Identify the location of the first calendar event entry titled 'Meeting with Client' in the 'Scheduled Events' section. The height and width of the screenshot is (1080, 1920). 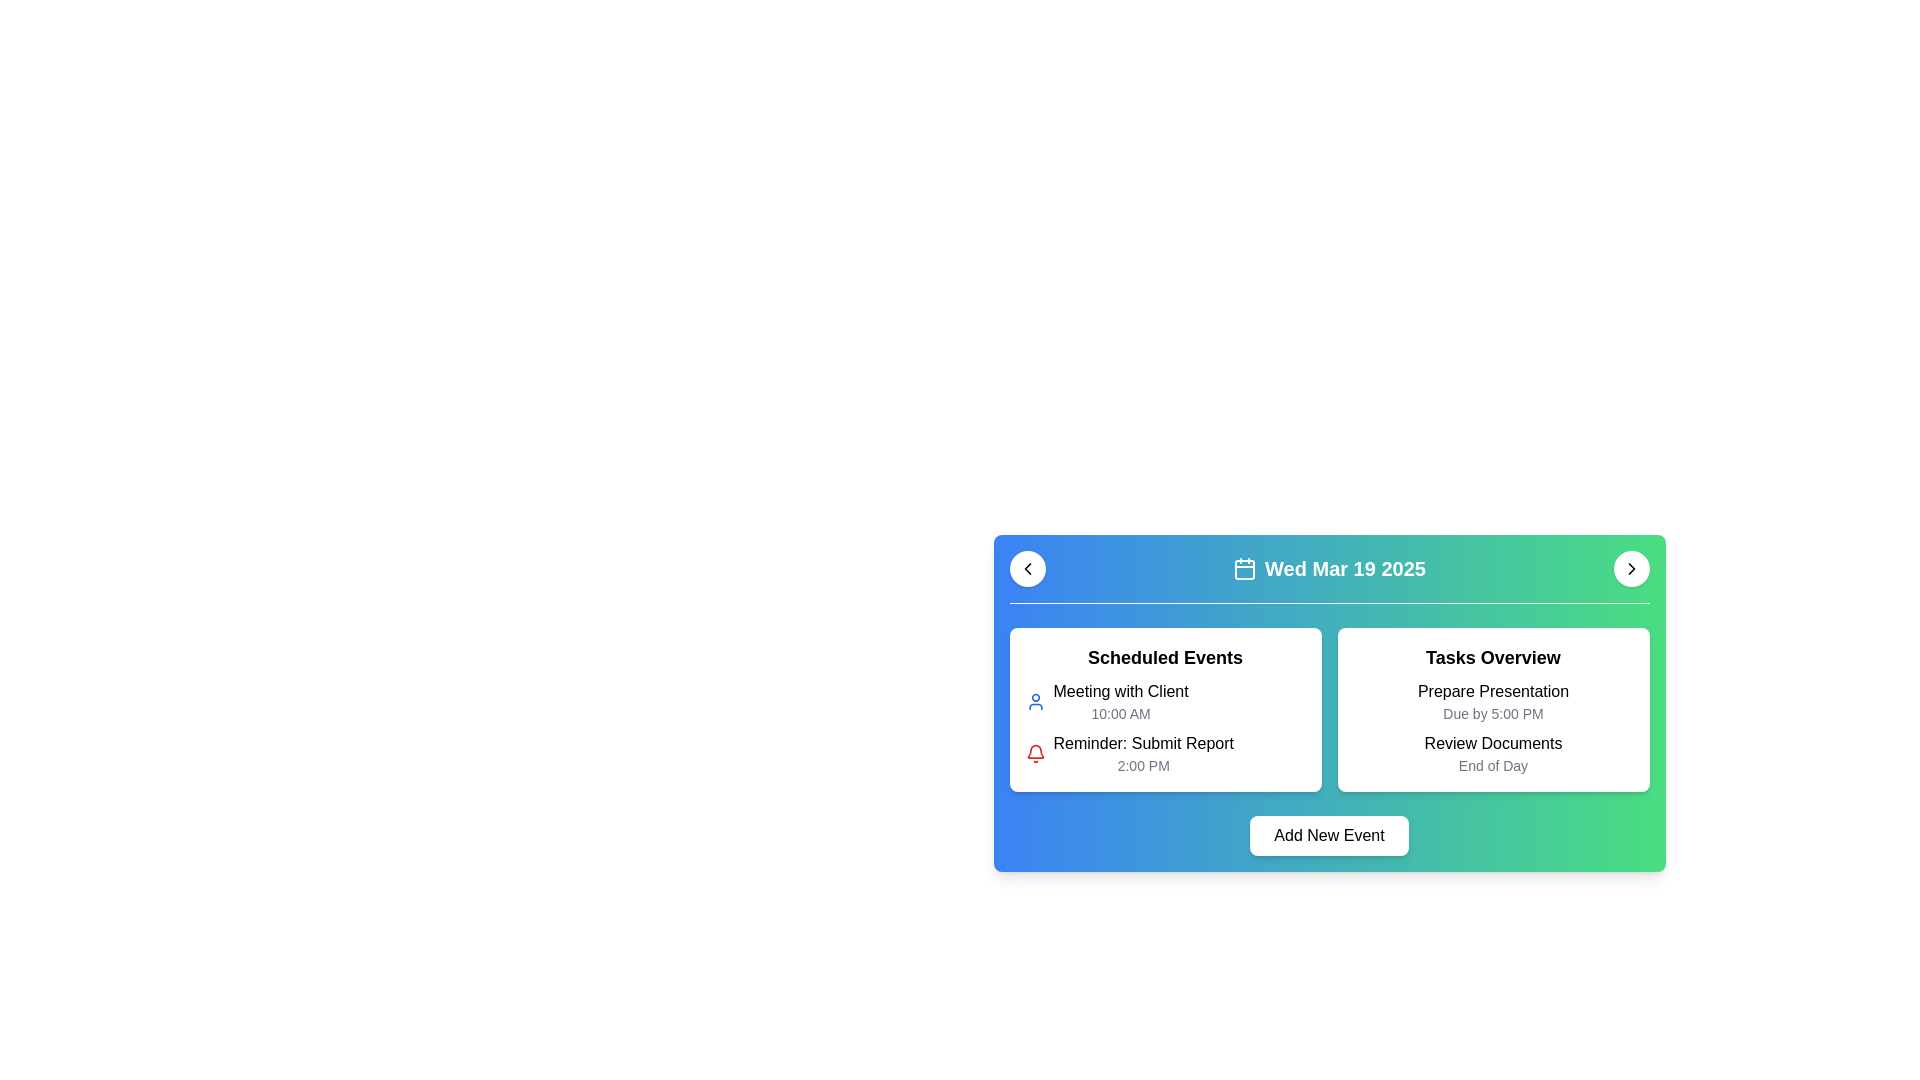
(1165, 701).